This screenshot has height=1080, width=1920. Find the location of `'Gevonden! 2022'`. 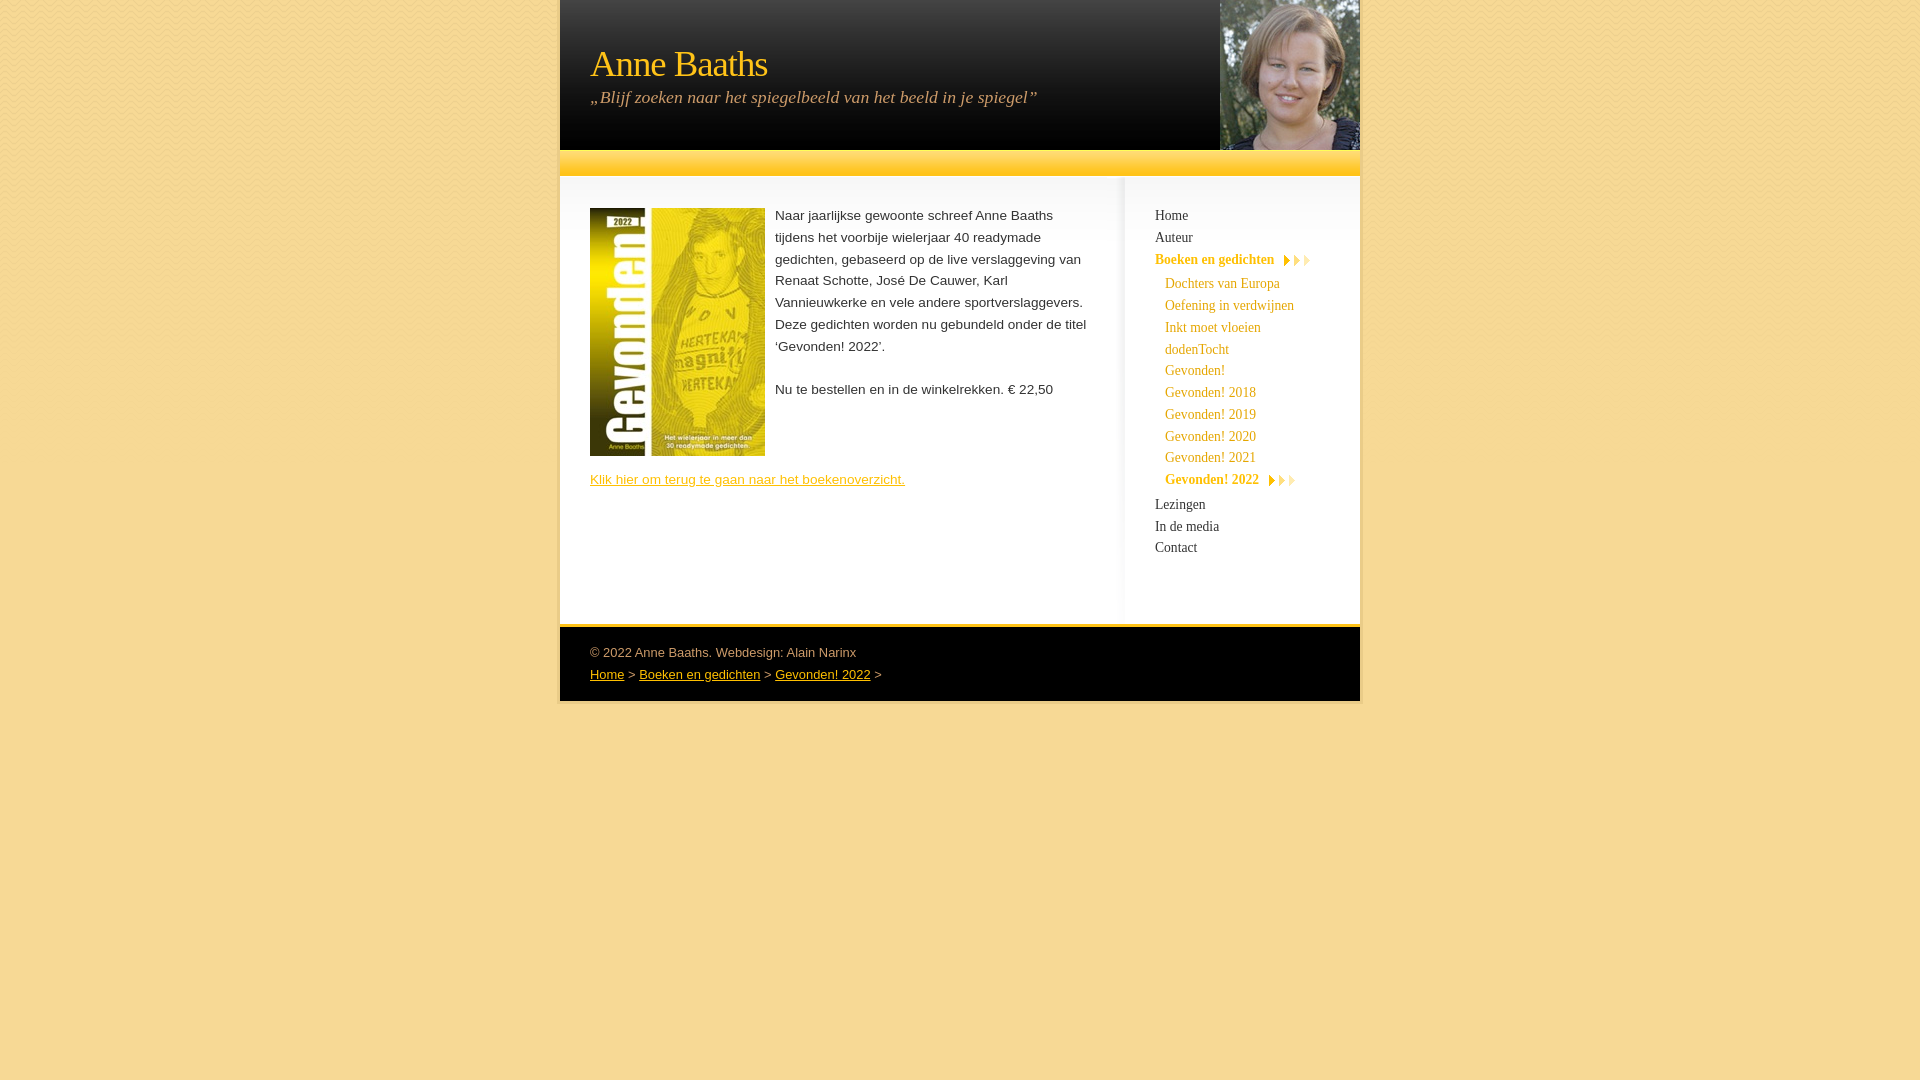

'Gevonden! 2022' is located at coordinates (1228, 479).